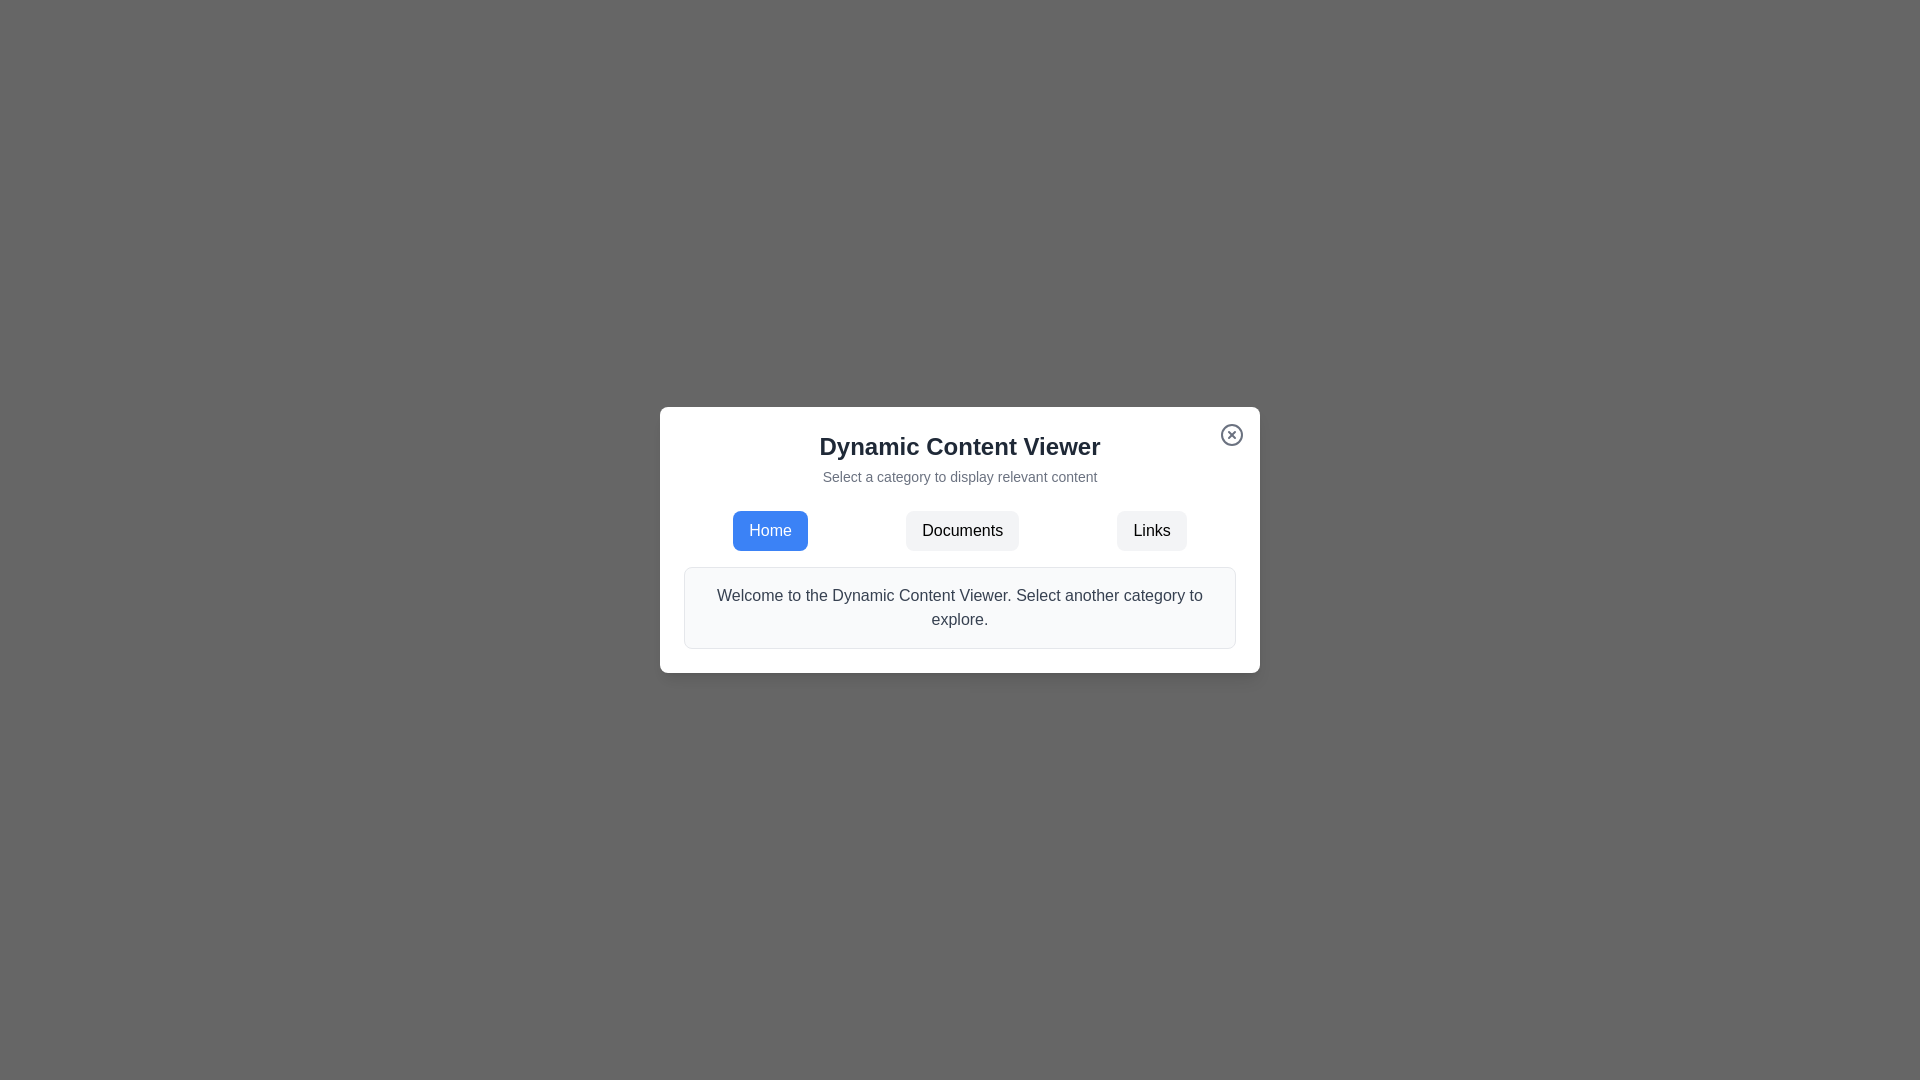  What do you see at coordinates (962, 530) in the screenshot?
I see `the 'Documents' button, which is a rectangular button with a light gray background and rounded corners, located in the center of the navigation bar` at bounding box center [962, 530].